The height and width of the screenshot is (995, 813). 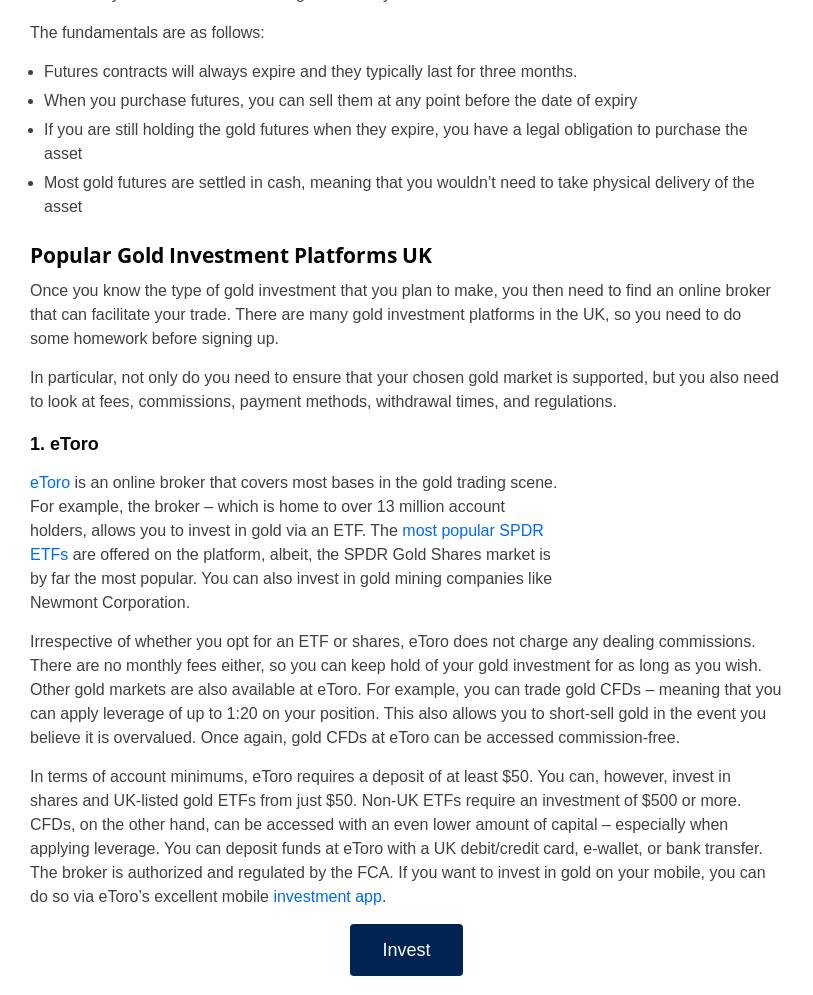 I want to click on 'are offered on the platform, albeit, the SPDR Gold Shares market is by far the most popular. You can also invest in gold mining companies like Newmont Corporation.', so click(x=289, y=577).